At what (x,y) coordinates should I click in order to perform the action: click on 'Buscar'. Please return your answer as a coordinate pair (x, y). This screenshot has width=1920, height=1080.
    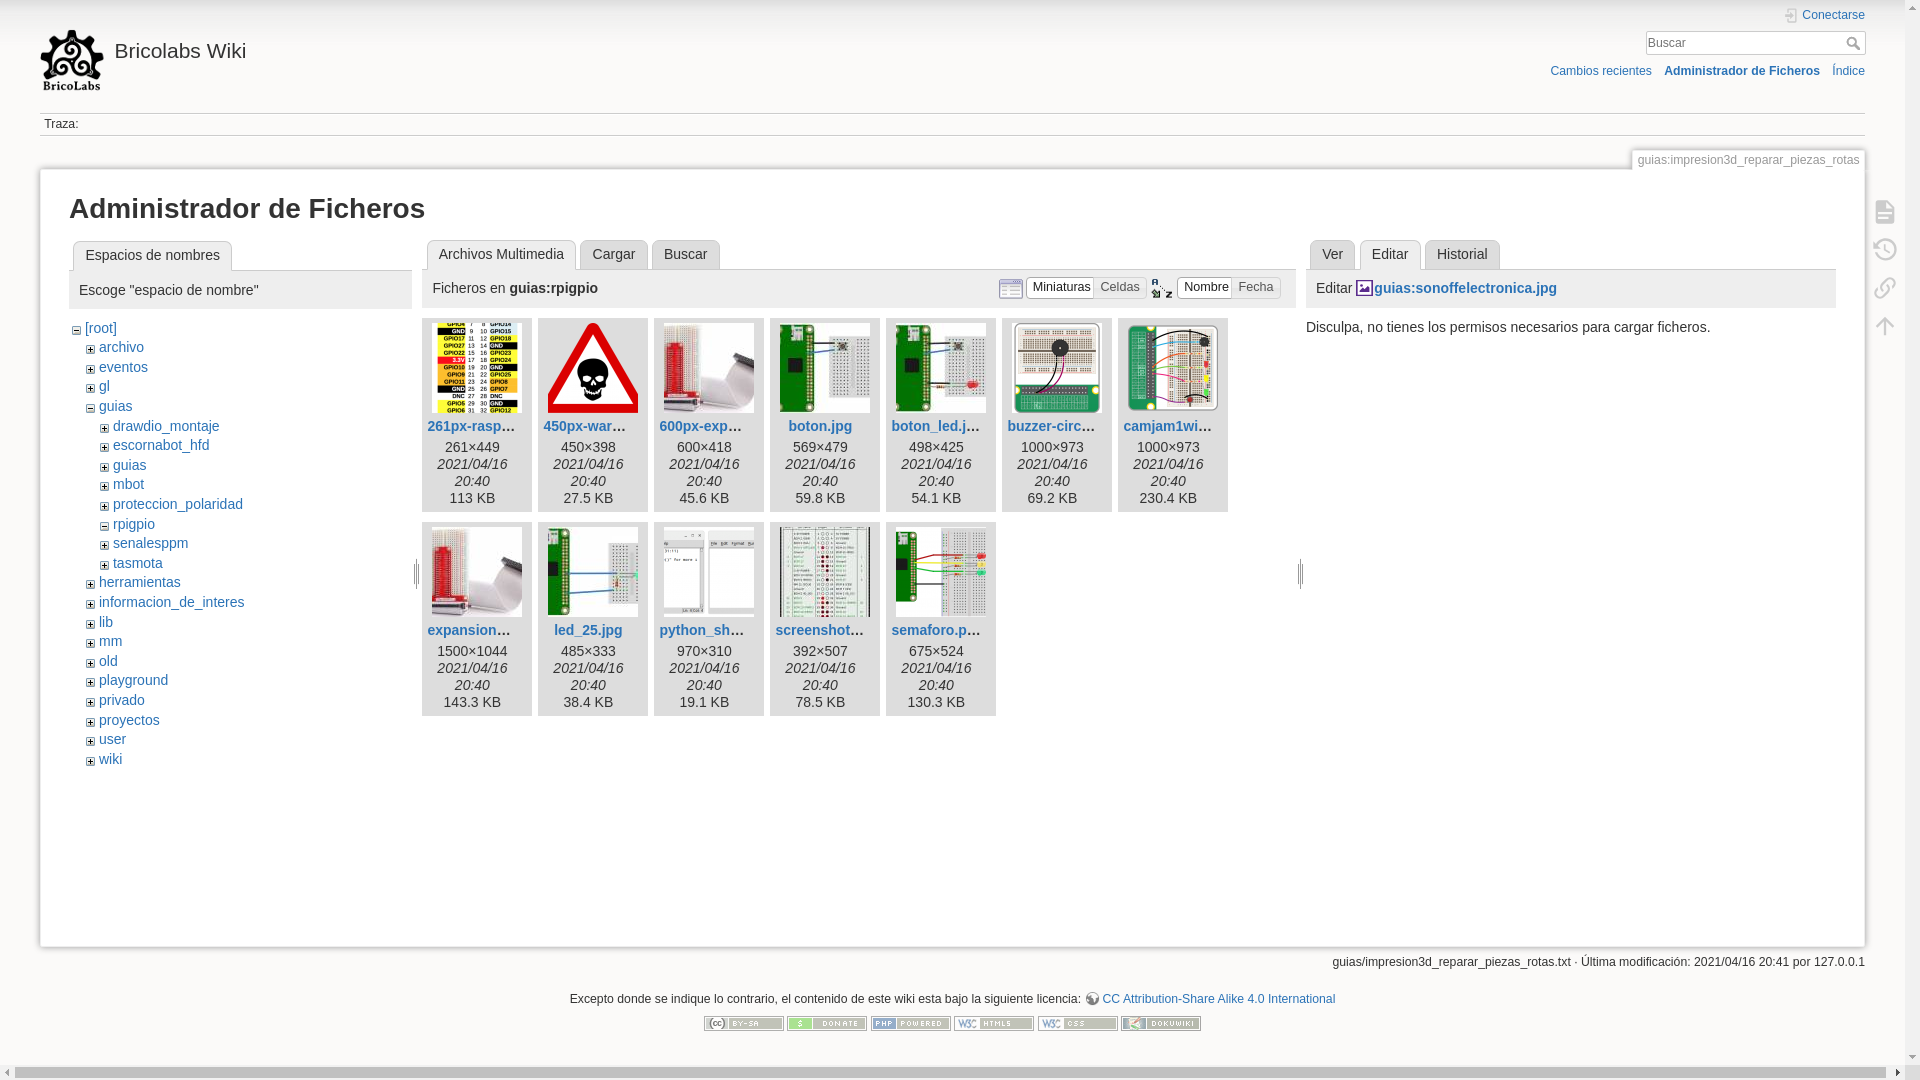
    Looking at the image, I should click on (652, 253).